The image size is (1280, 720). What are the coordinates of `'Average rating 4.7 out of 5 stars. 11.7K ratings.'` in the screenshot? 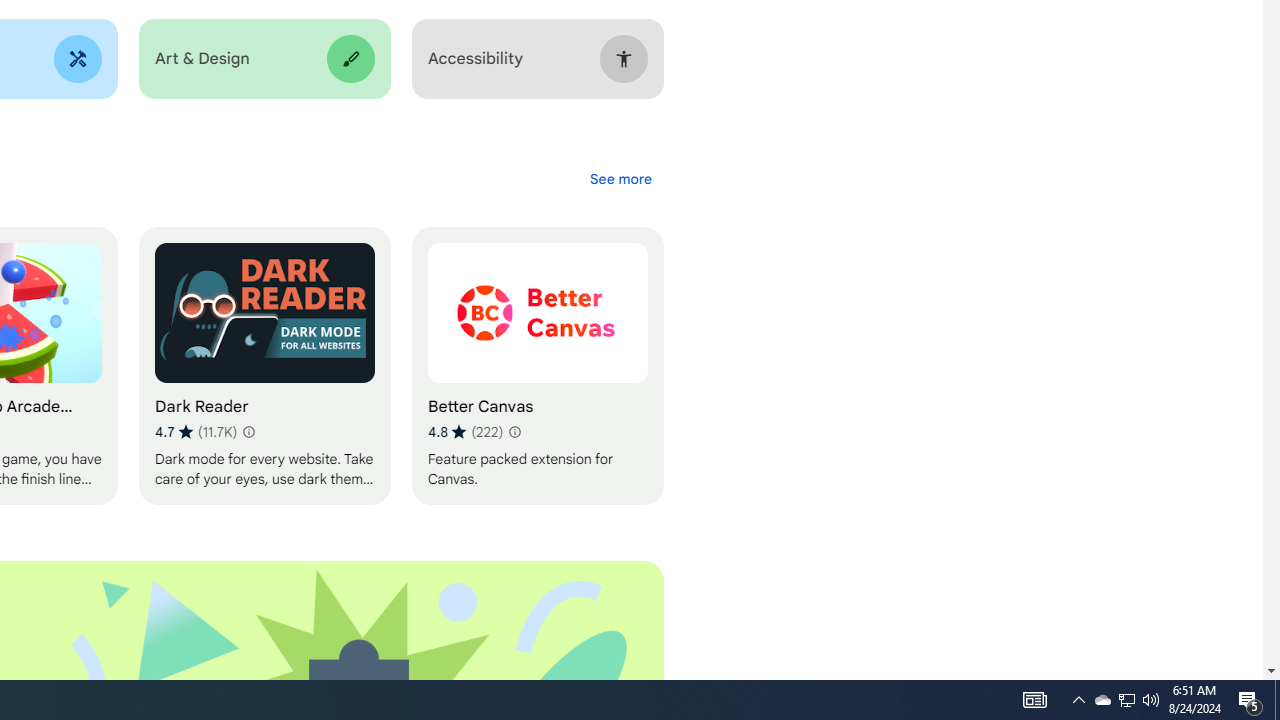 It's located at (195, 431).